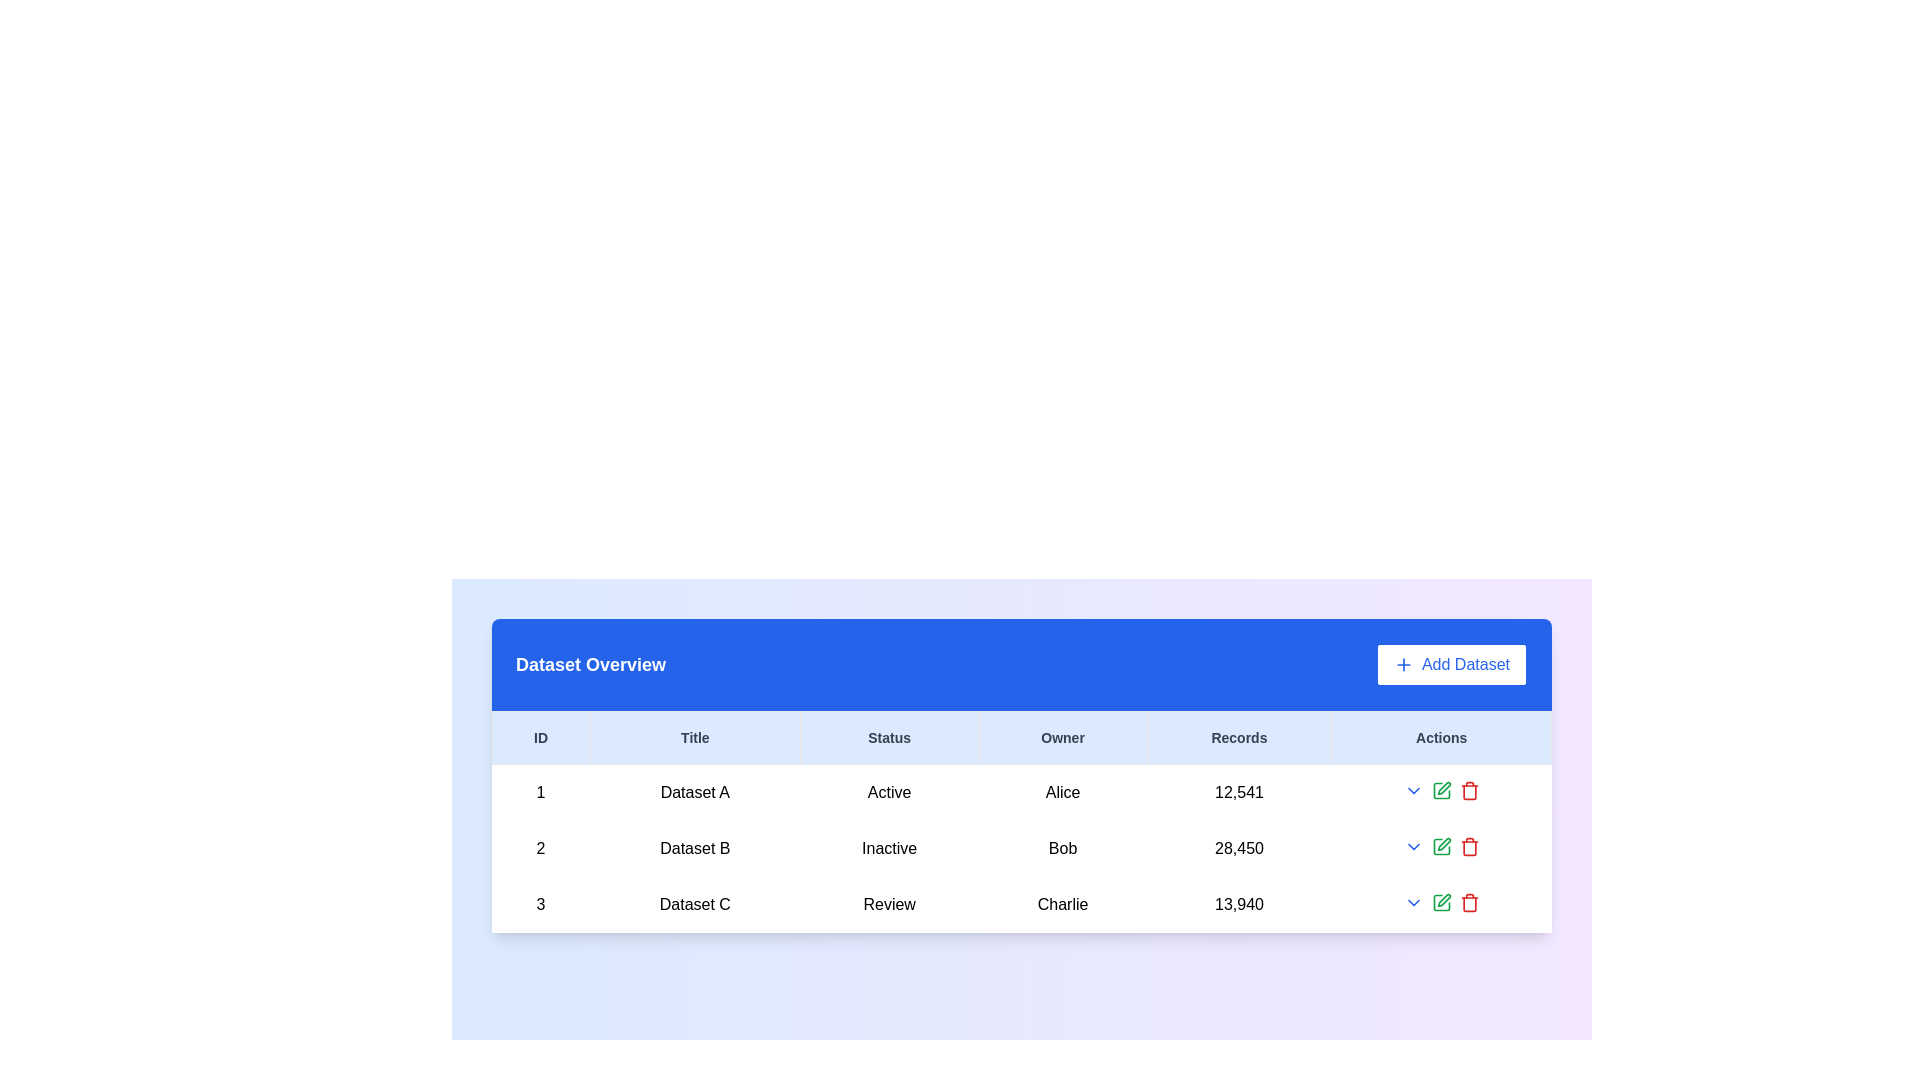 Image resolution: width=1920 pixels, height=1080 pixels. What do you see at coordinates (589, 664) in the screenshot?
I see `the bold, large text block displaying the title 'Dataset Overview' in white font on a blue background, located in the top-left corner of the header section of the dataset management panel` at bounding box center [589, 664].